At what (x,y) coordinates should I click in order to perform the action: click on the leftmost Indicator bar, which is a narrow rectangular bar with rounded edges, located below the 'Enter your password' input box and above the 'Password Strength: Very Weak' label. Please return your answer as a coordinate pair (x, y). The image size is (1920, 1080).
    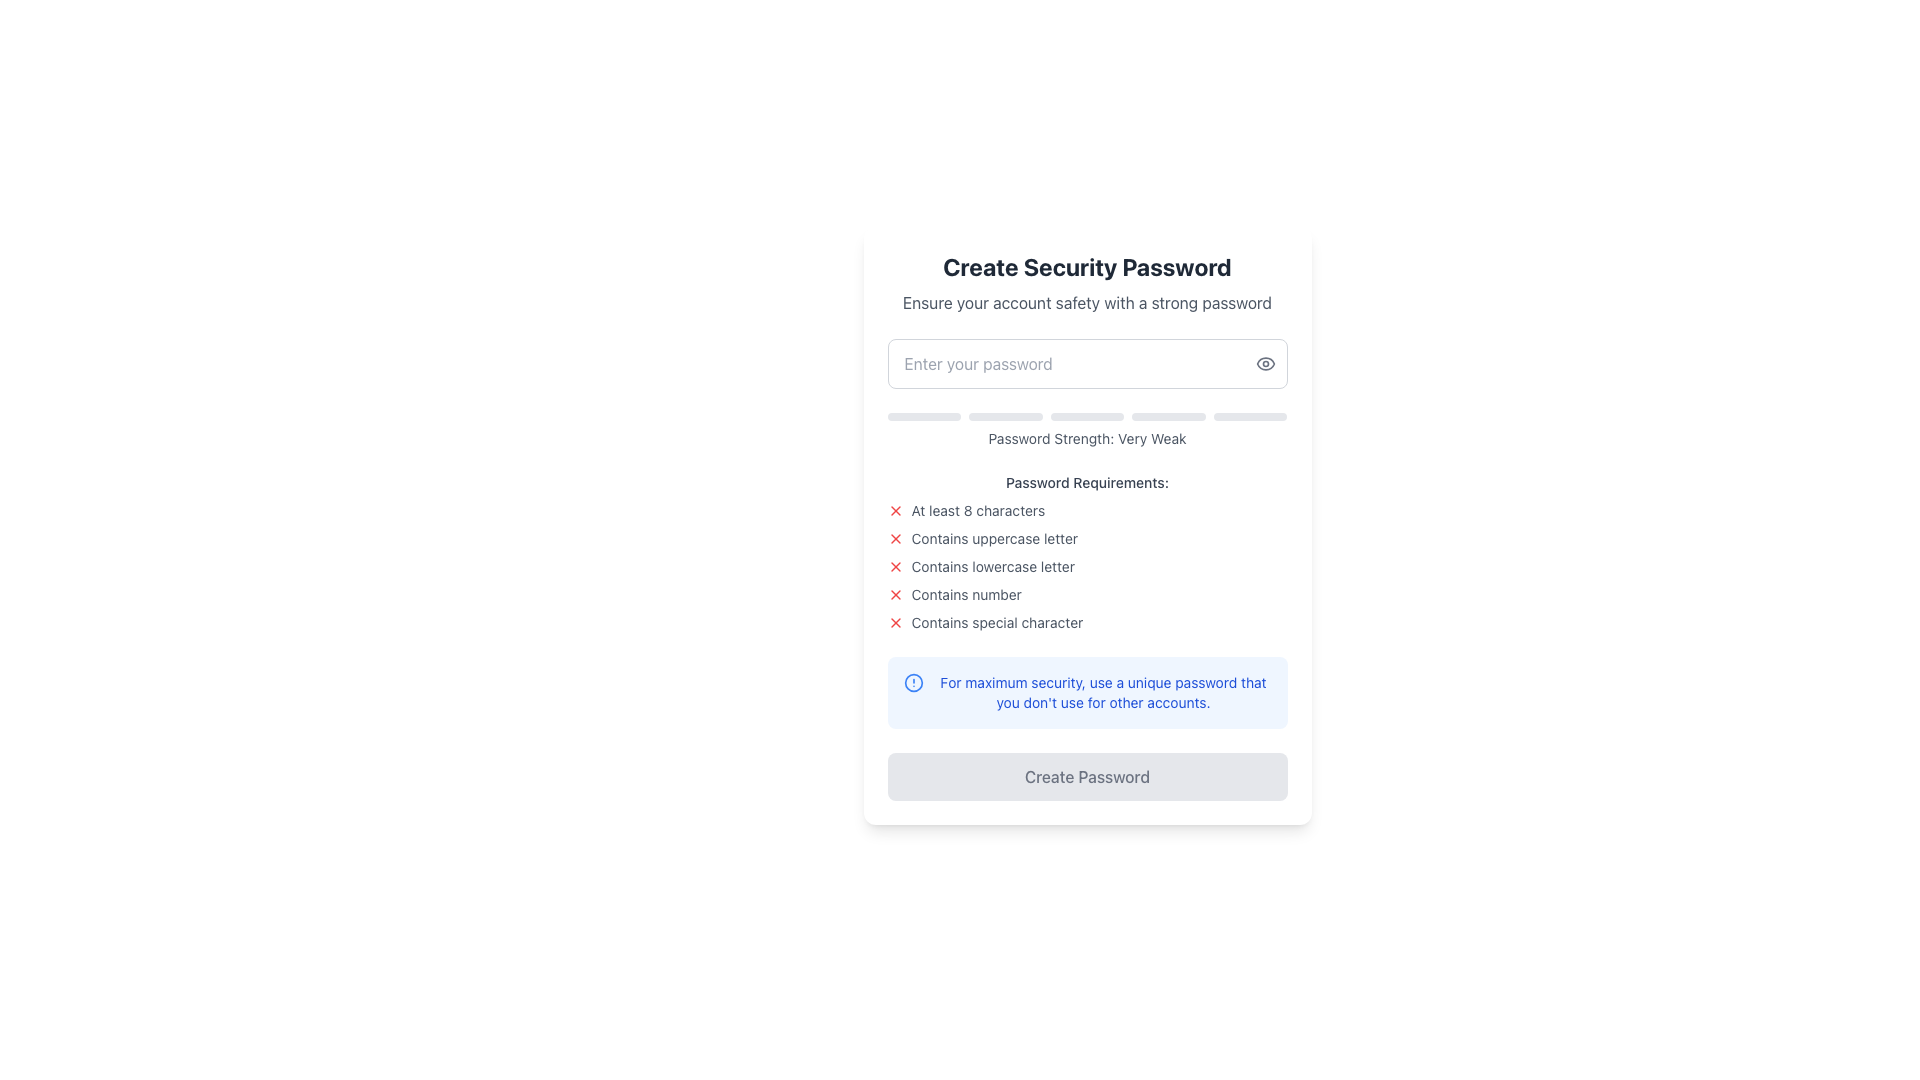
    Looking at the image, I should click on (923, 415).